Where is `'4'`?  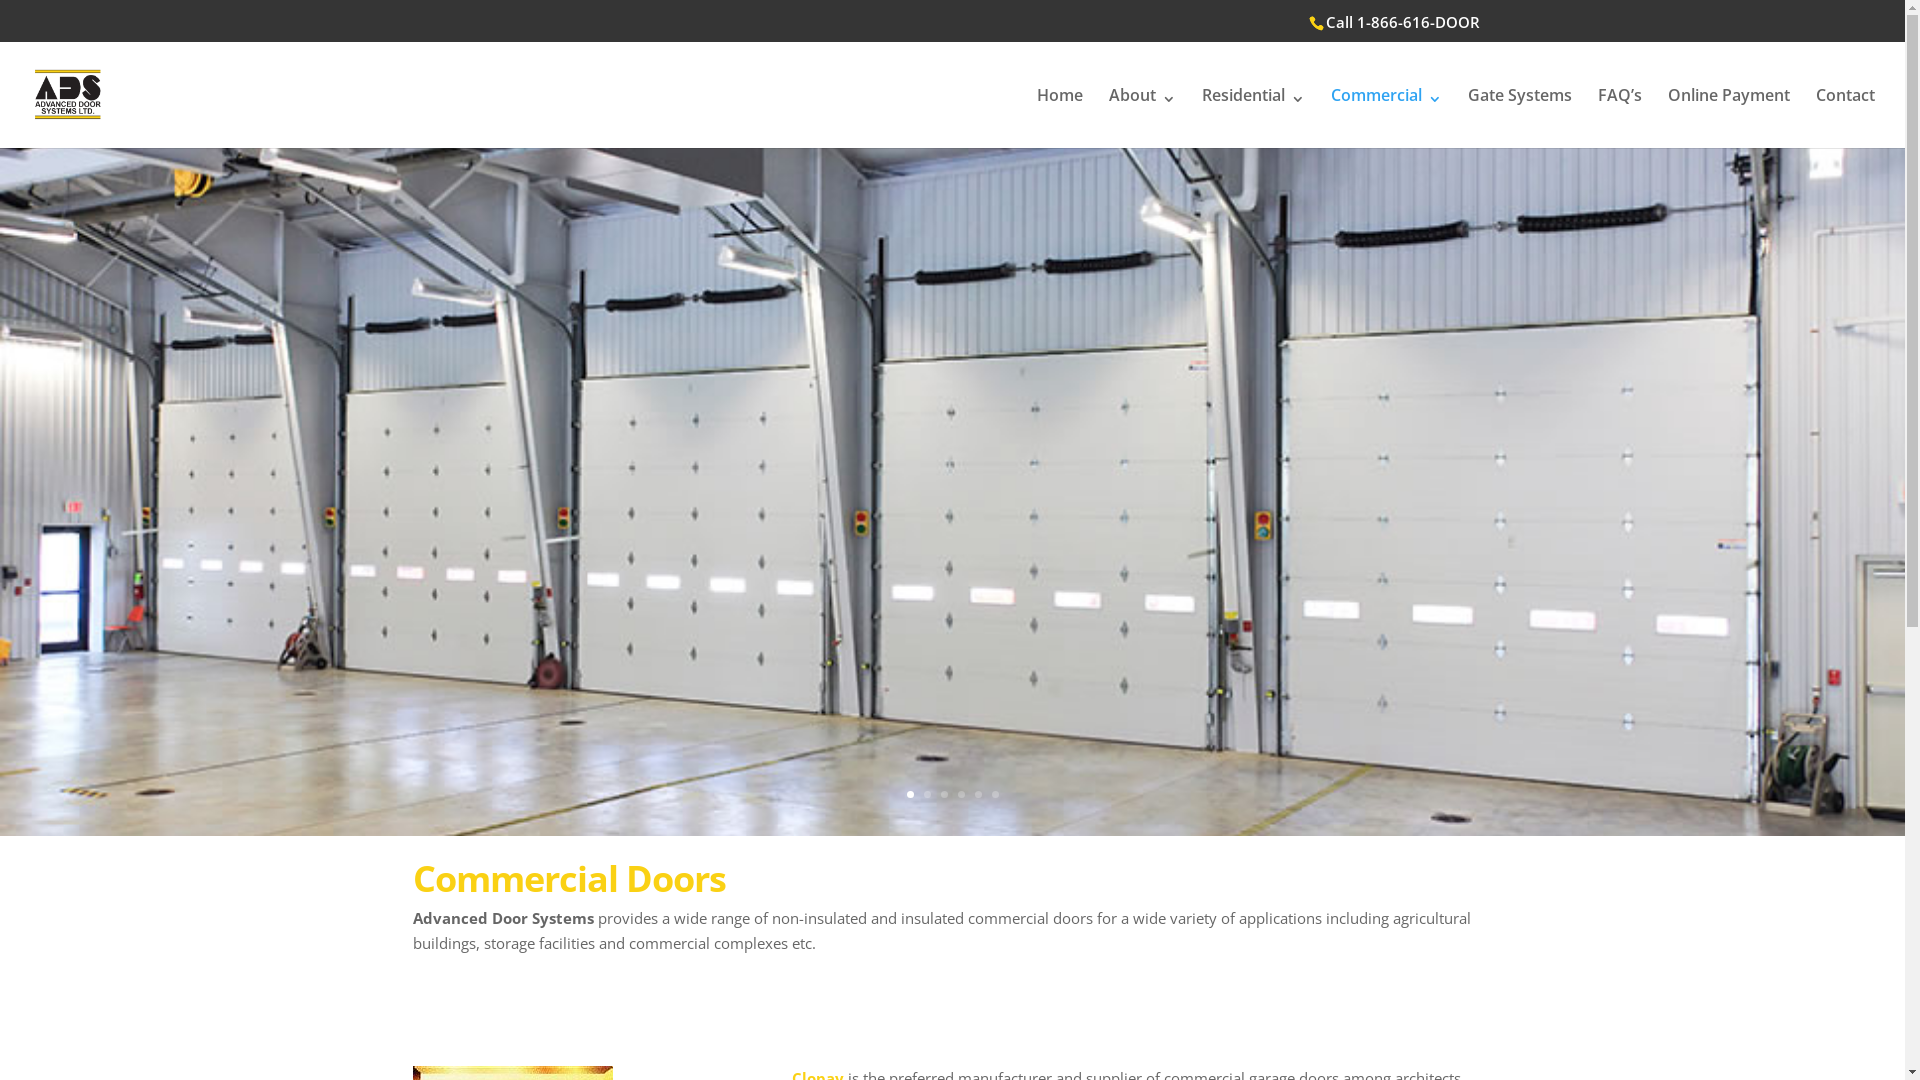 '4' is located at coordinates (961, 793).